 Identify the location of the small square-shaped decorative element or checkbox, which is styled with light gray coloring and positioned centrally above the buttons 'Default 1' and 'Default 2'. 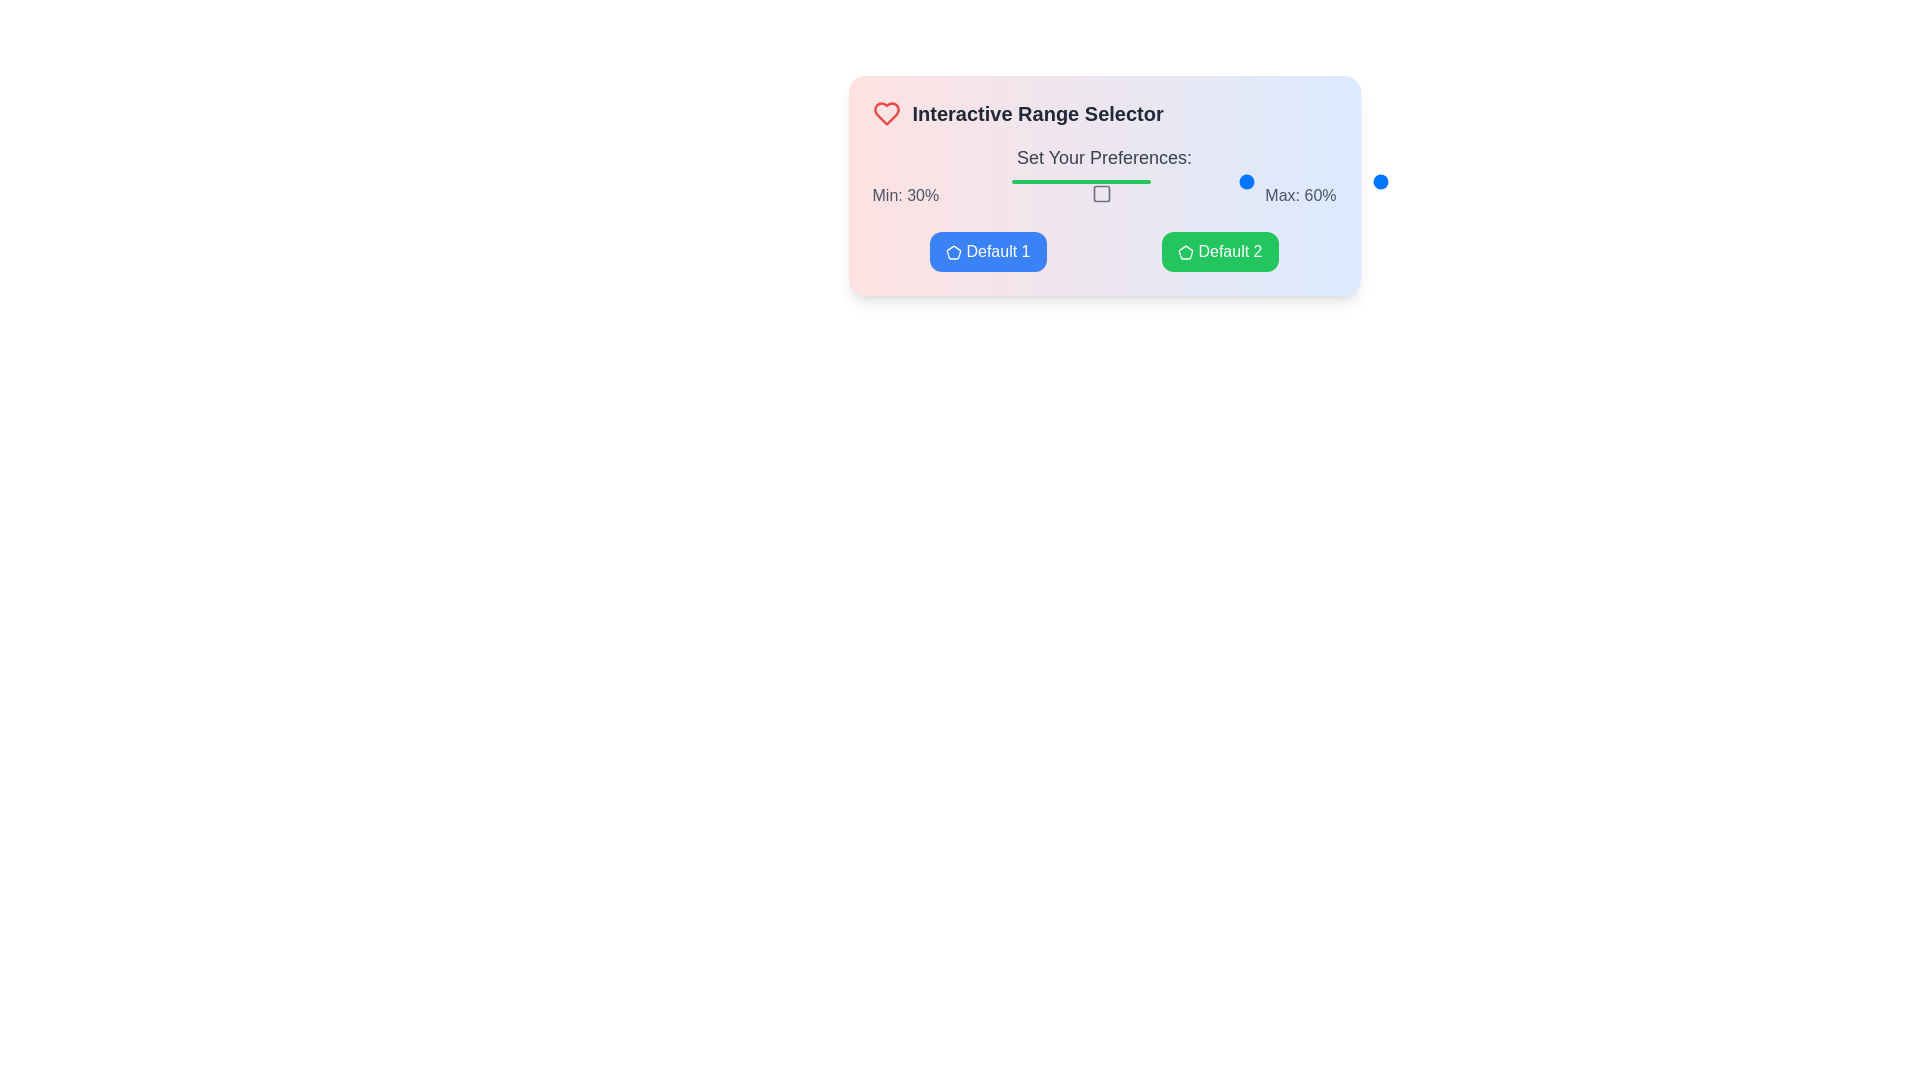
(1101, 193).